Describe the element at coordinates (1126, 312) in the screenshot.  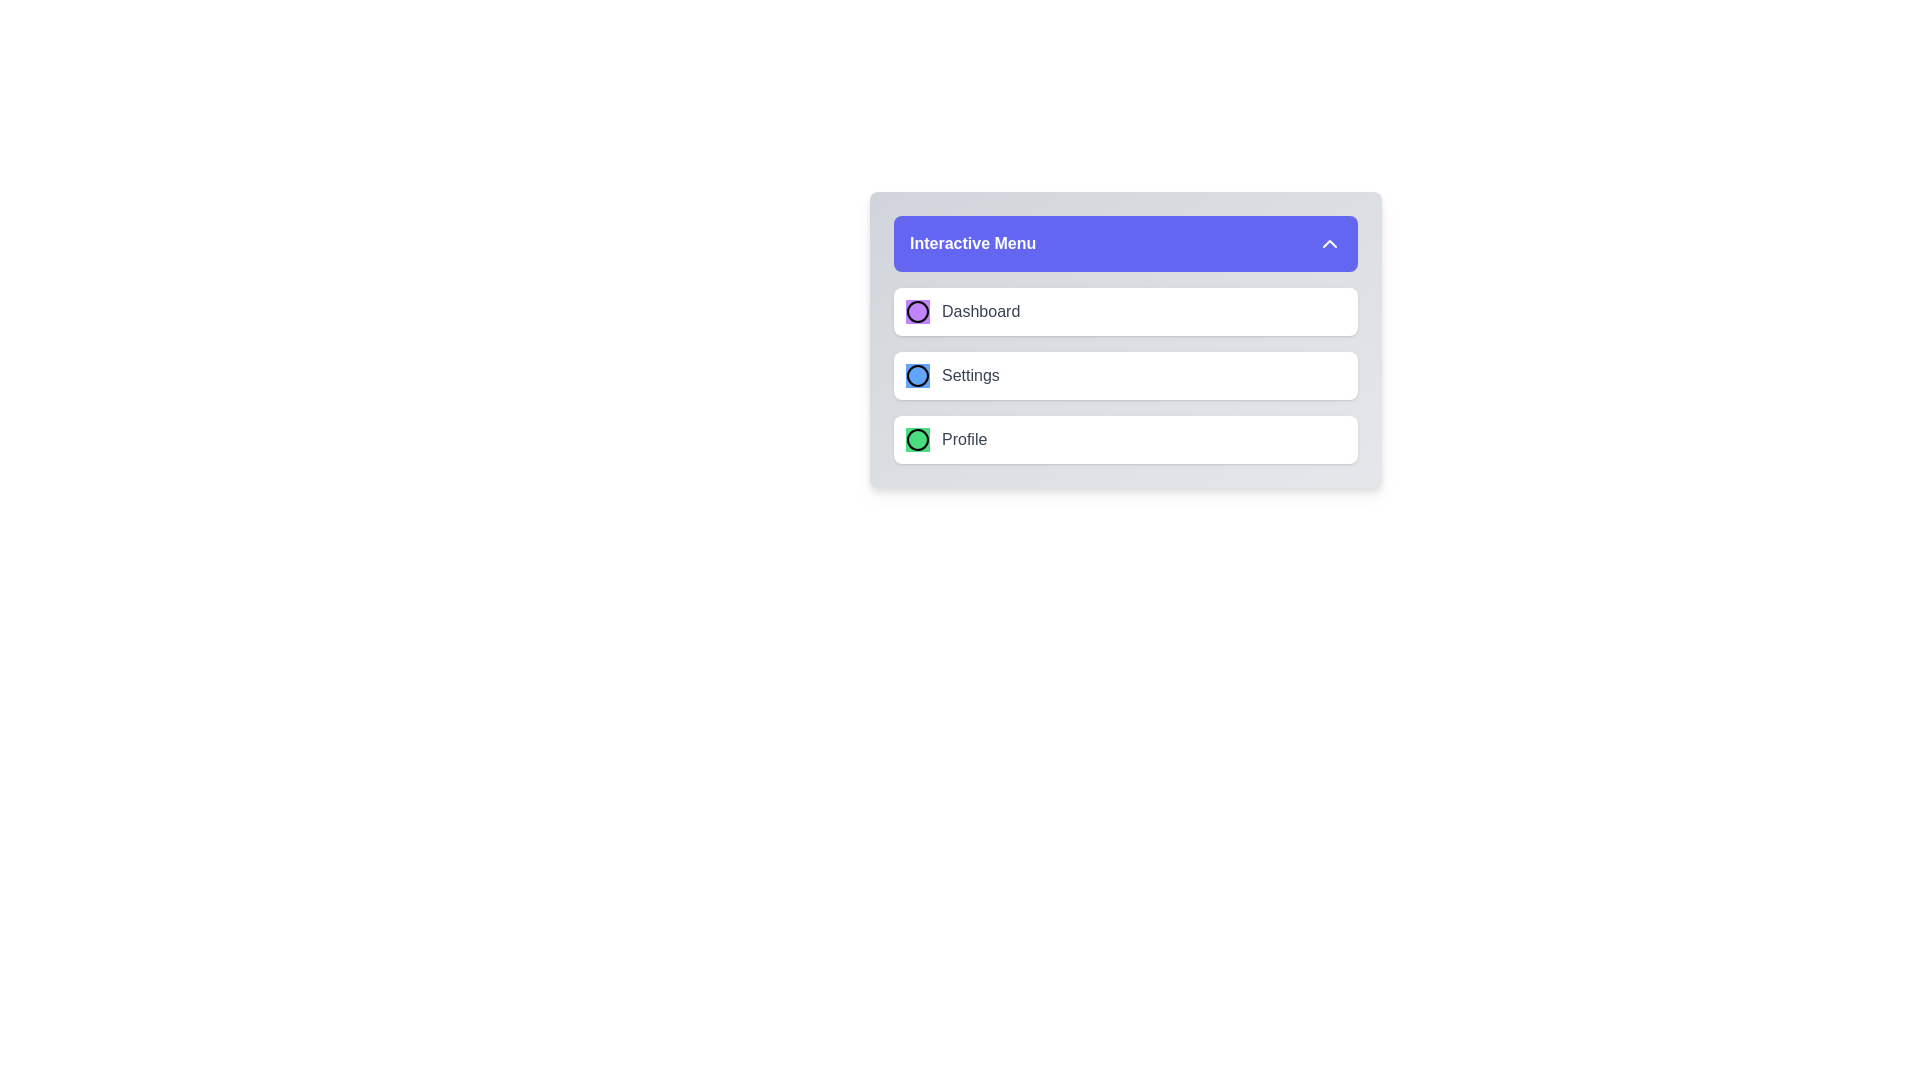
I see `the menu item Dashboard` at that location.